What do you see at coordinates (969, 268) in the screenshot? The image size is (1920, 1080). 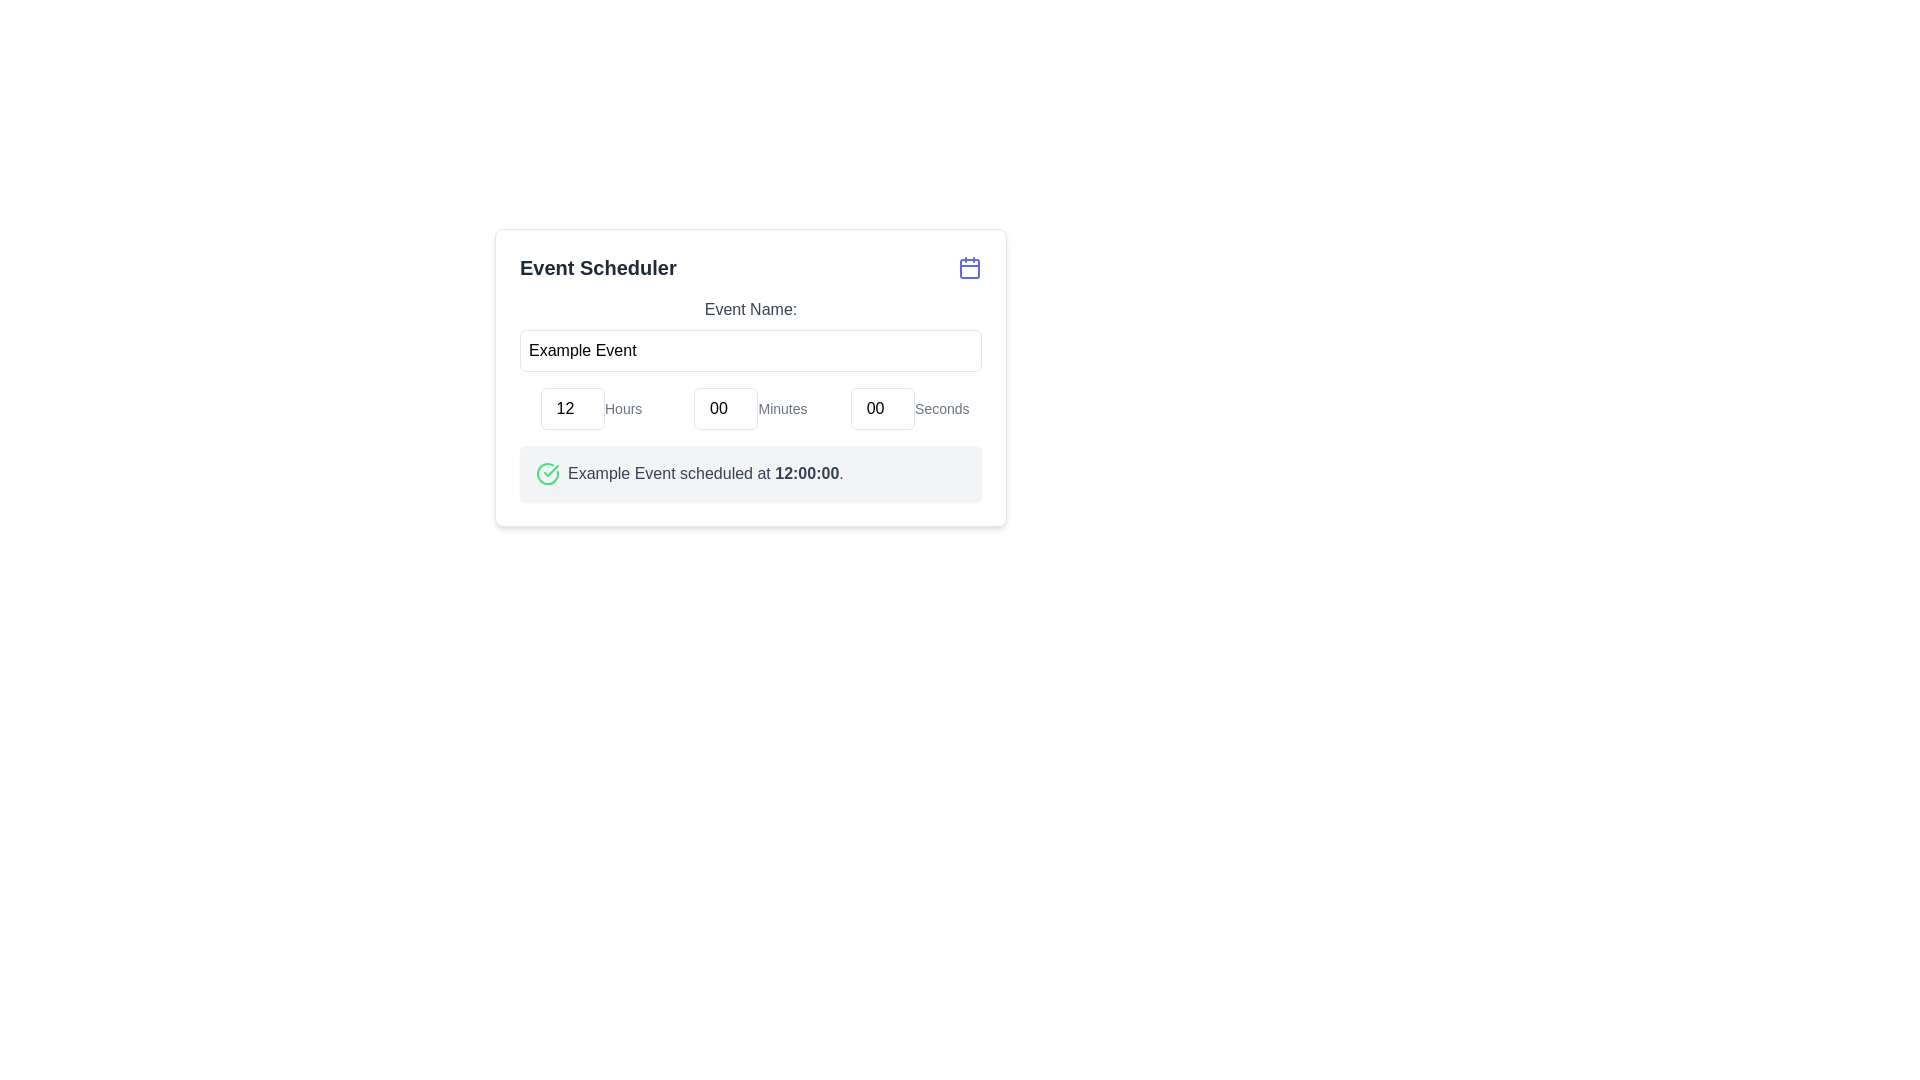 I see `the rectangle element representing the content area of the calendar icon located in the top-right corner of the interface, adjacent to the Event Scheduler title` at bounding box center [969, 268].